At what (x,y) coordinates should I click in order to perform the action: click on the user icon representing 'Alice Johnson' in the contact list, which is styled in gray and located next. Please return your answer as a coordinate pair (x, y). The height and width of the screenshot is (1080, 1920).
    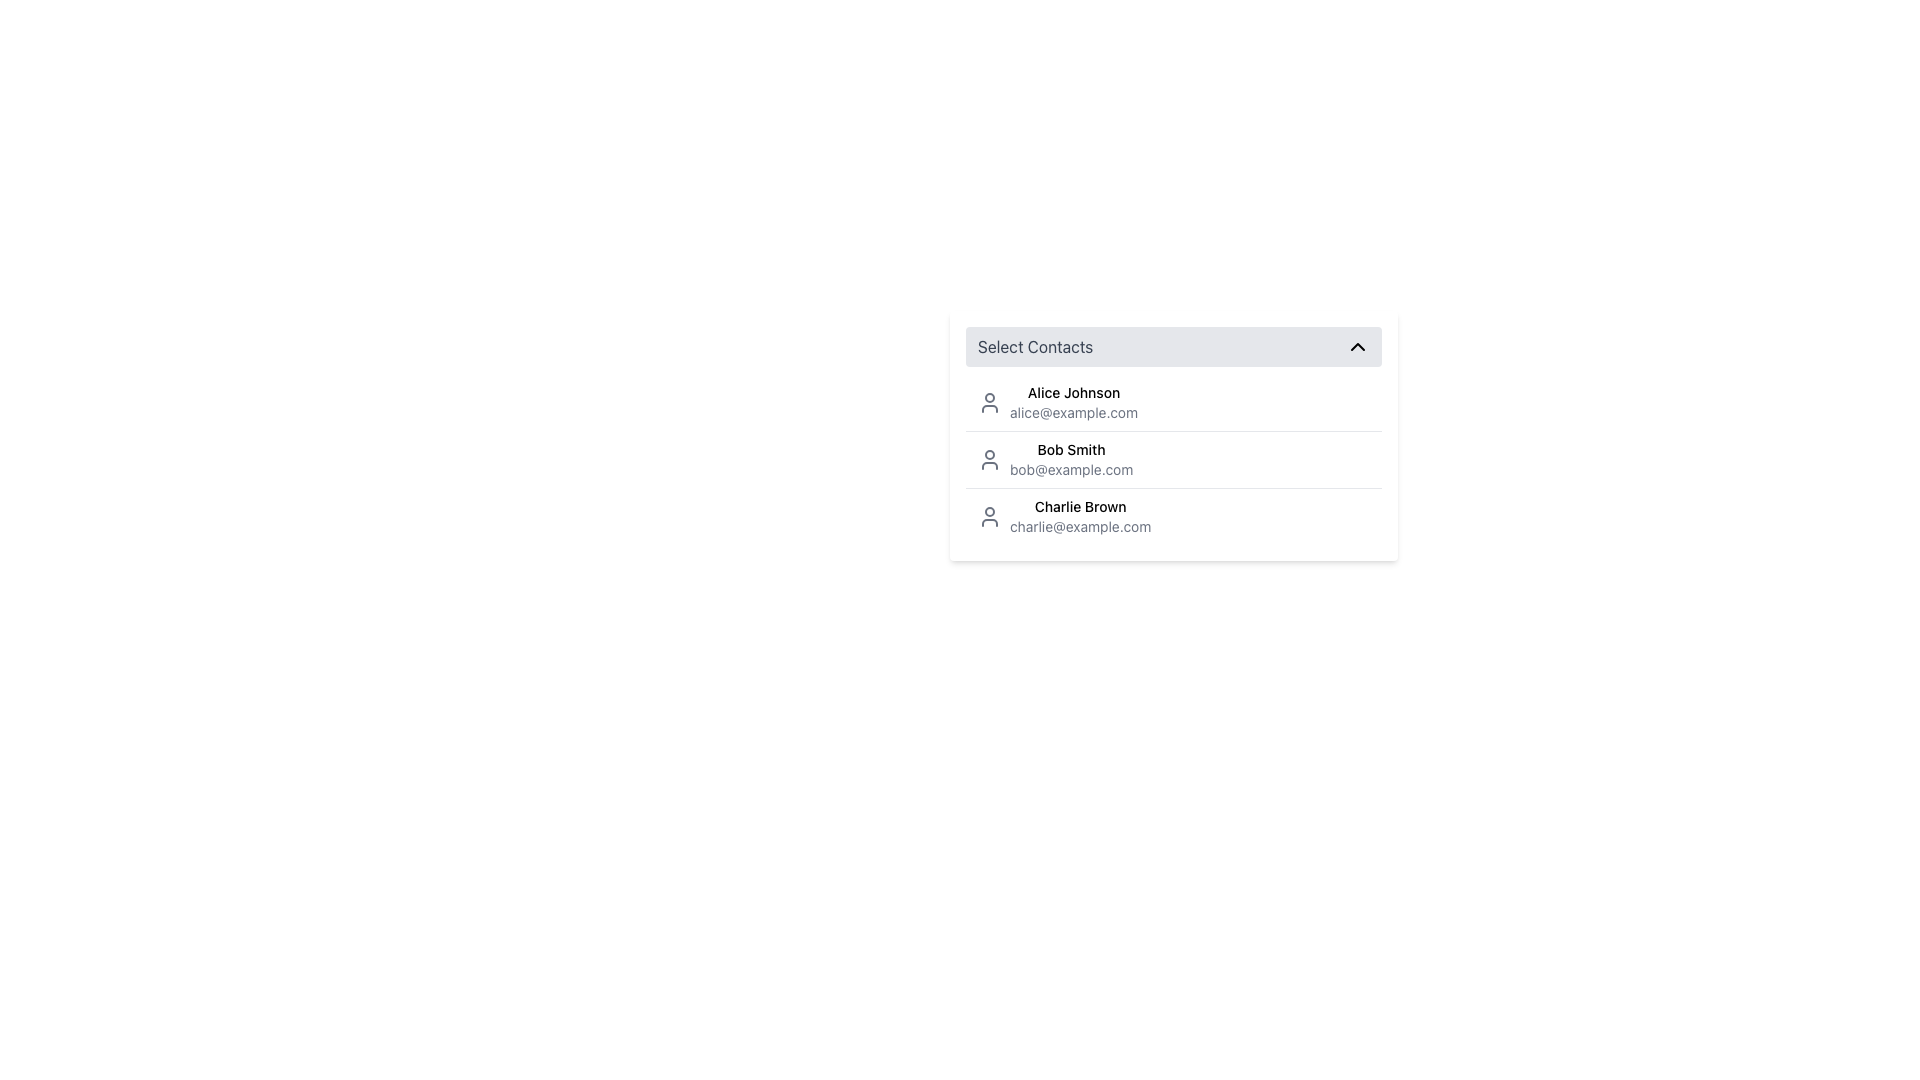
    Looking at the image, I should click on (989, 402).